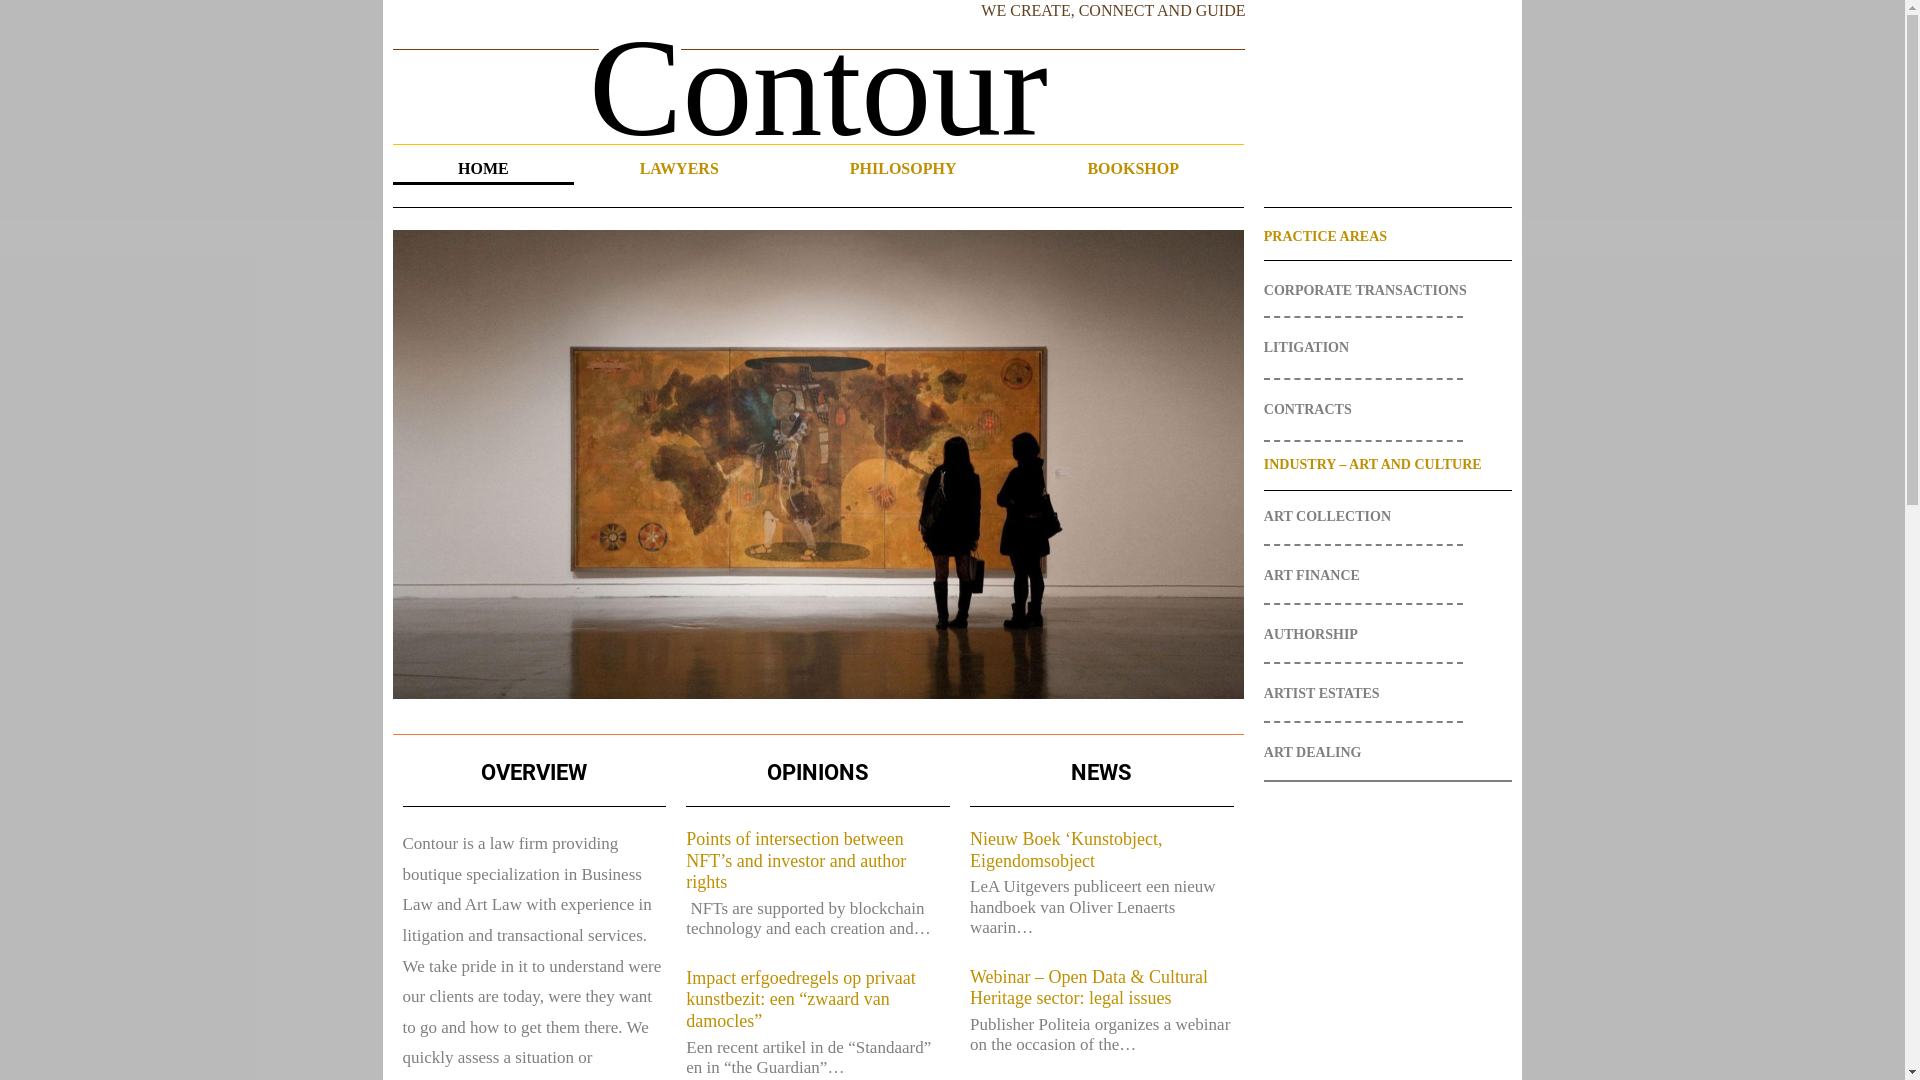 The image size is (1920, 1080). I want to click on 'ARTIST ESTATES', so click(1262, 693).